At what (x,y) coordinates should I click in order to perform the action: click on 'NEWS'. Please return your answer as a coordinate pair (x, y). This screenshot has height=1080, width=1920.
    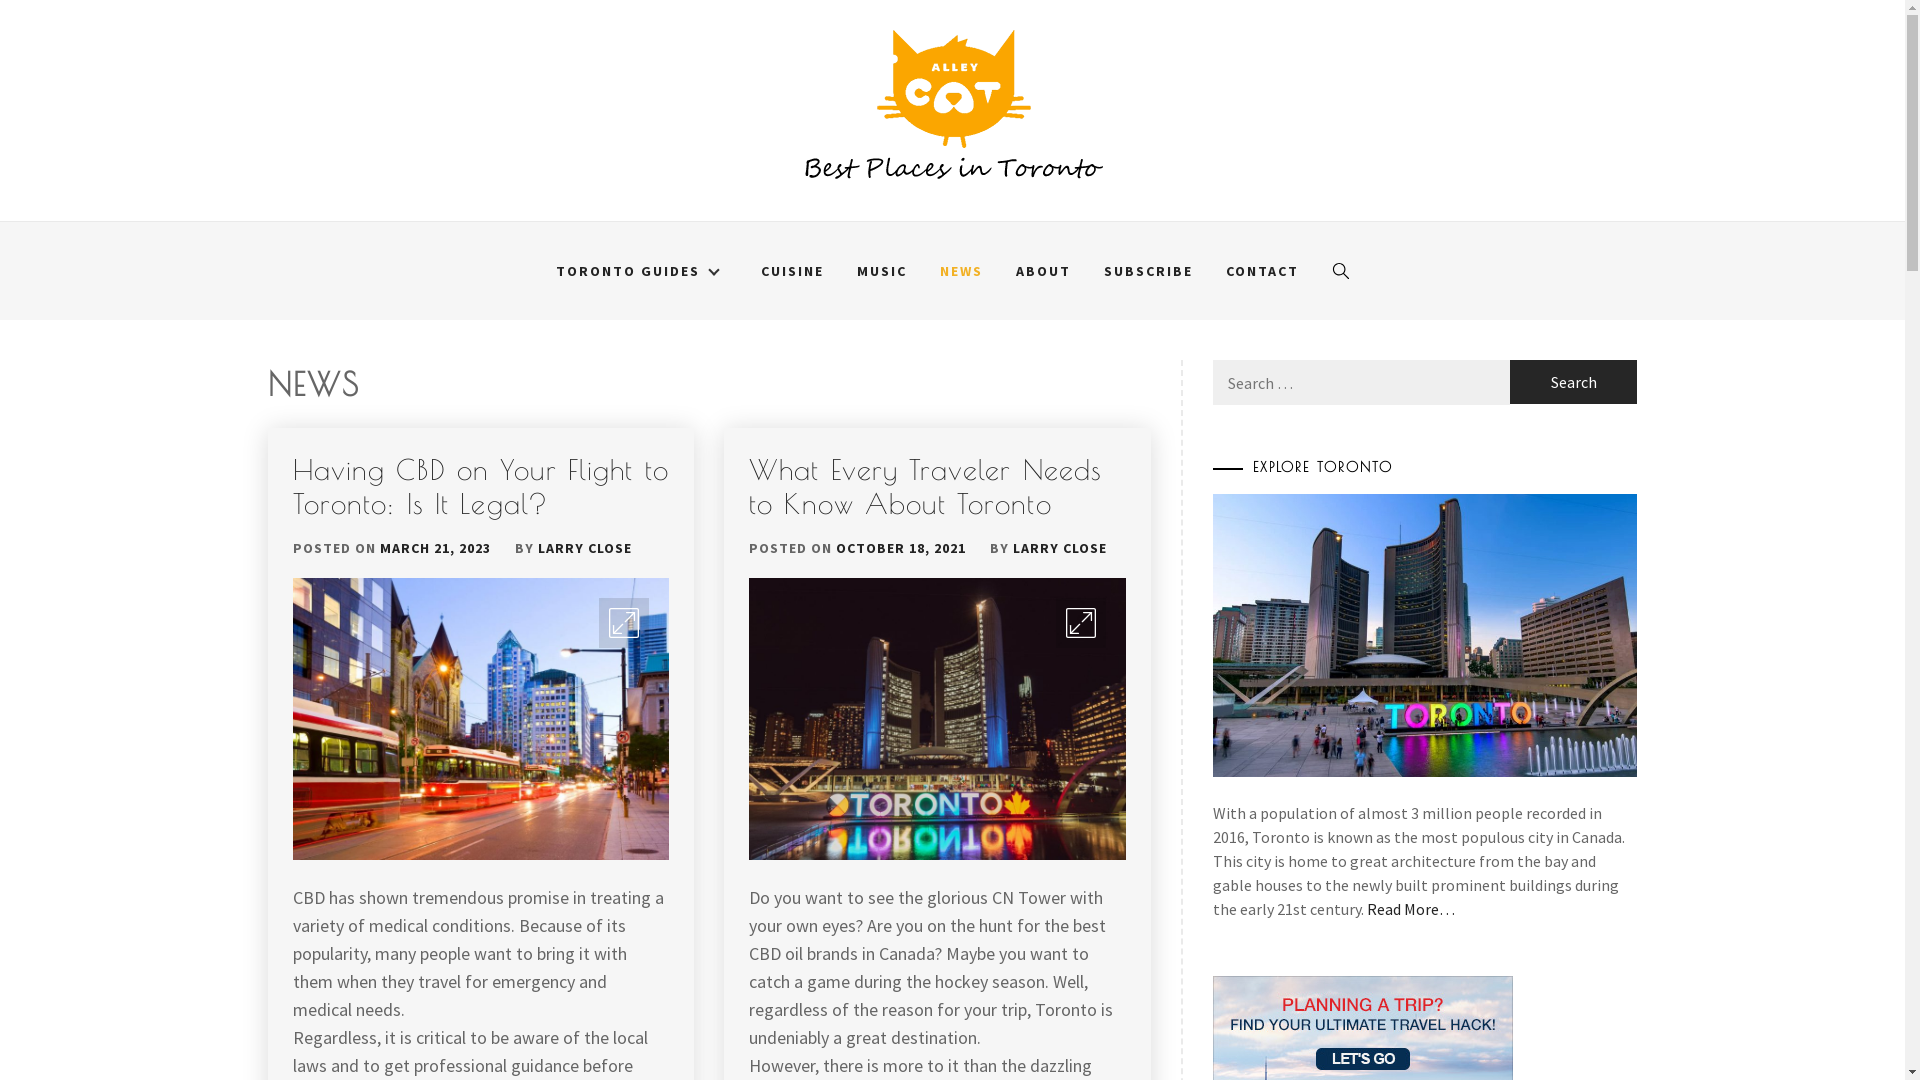
    Looking at the image, I should click on (960, 270).